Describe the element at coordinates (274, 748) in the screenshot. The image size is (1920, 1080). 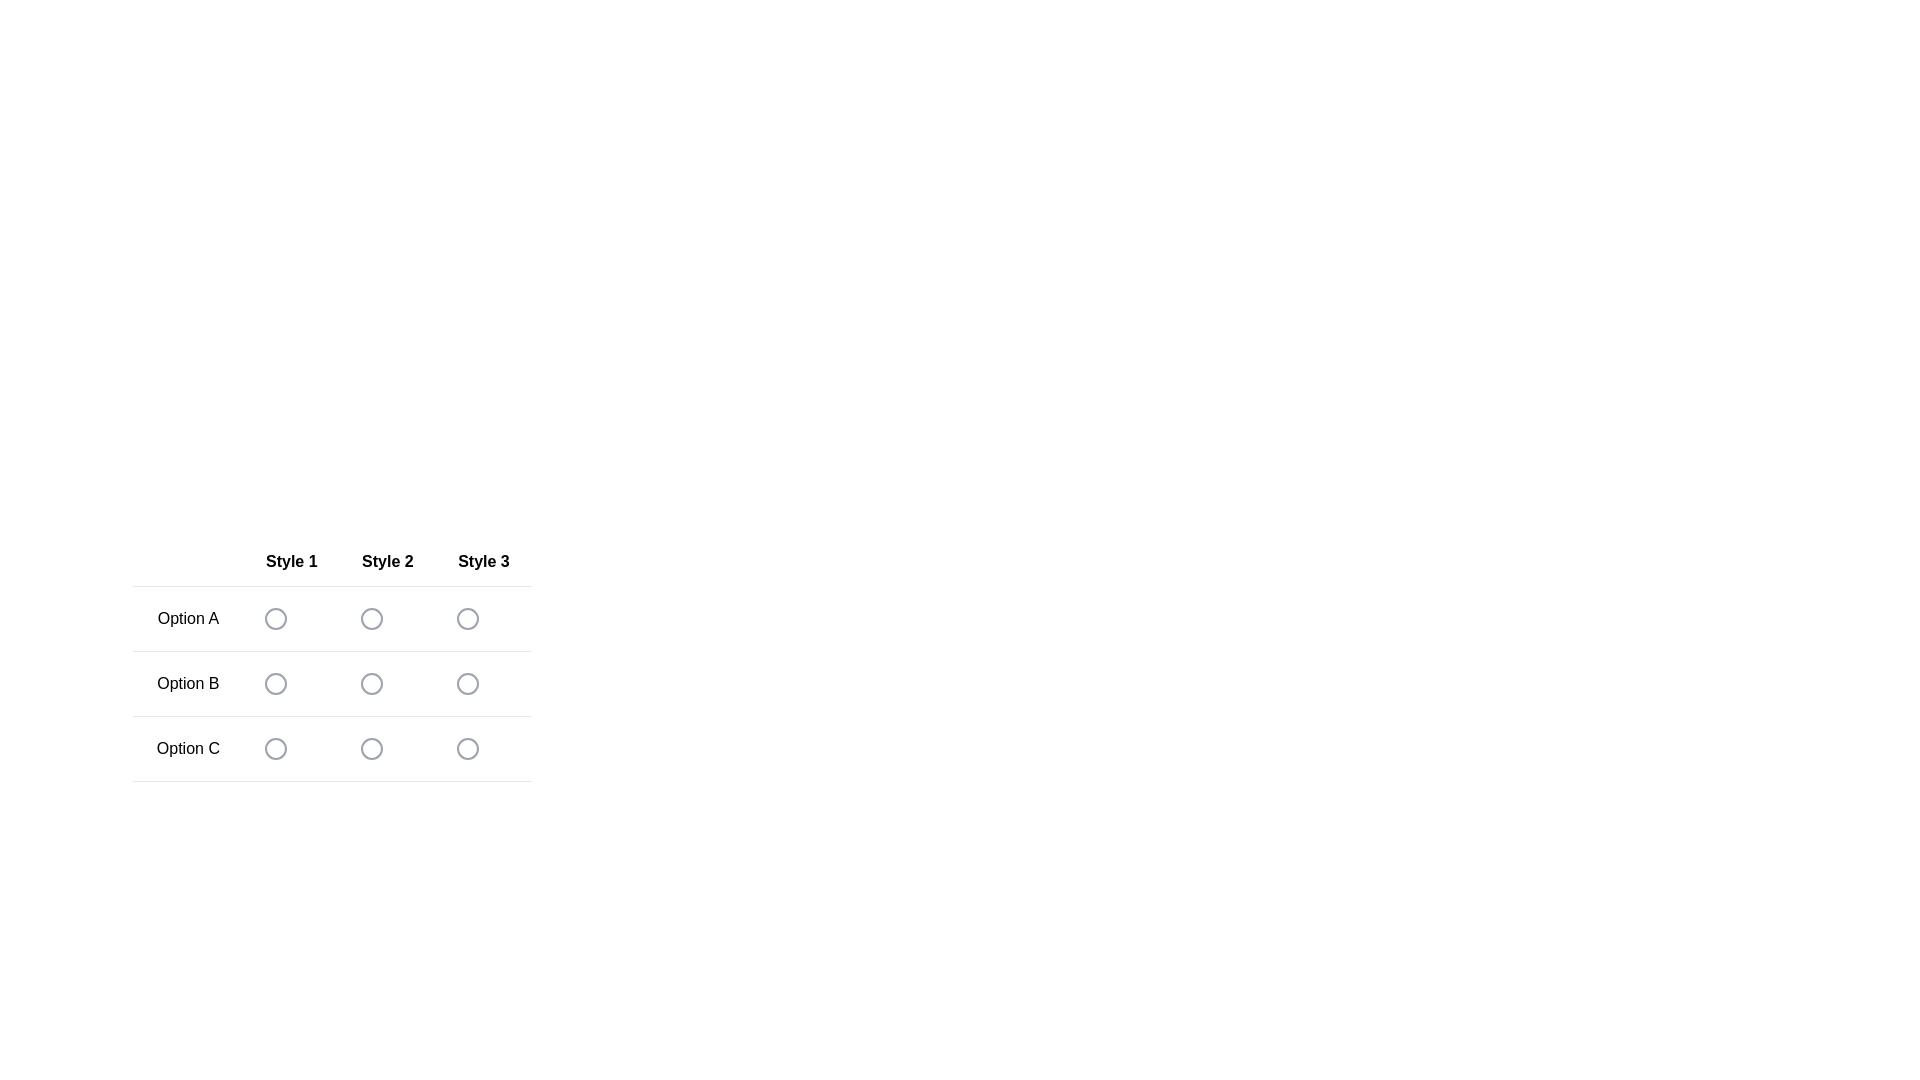
I see `the unselected radio button in the first column of the third row under the label 'Style 1'` at that location.